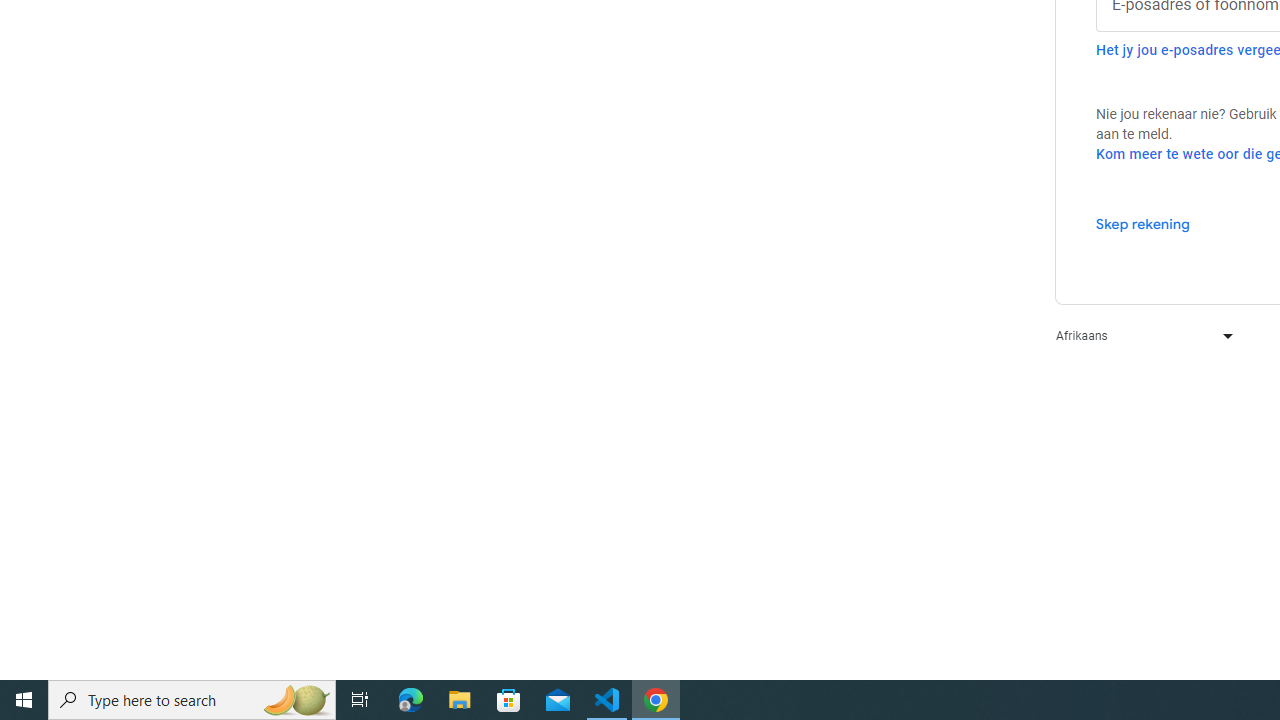 This screenshot has width=1280, height=720. What do you see at coordinates (359, 698) in the screenshot?
I see `'Task View'` at bounding box center [359, 698].